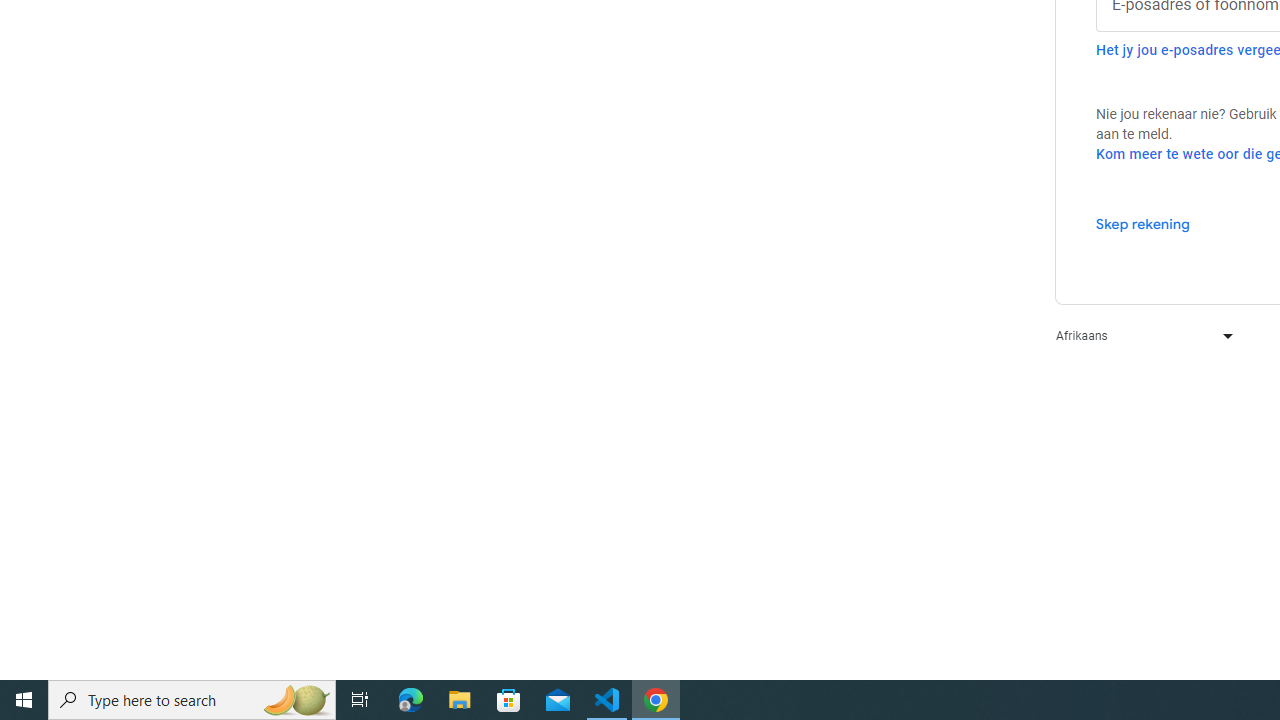 This screenshot has width=1280, height=720. What do you see at coordinates (359, 698) in the screenshot?
I see `'Task View'` at bounding box center [359, 698].